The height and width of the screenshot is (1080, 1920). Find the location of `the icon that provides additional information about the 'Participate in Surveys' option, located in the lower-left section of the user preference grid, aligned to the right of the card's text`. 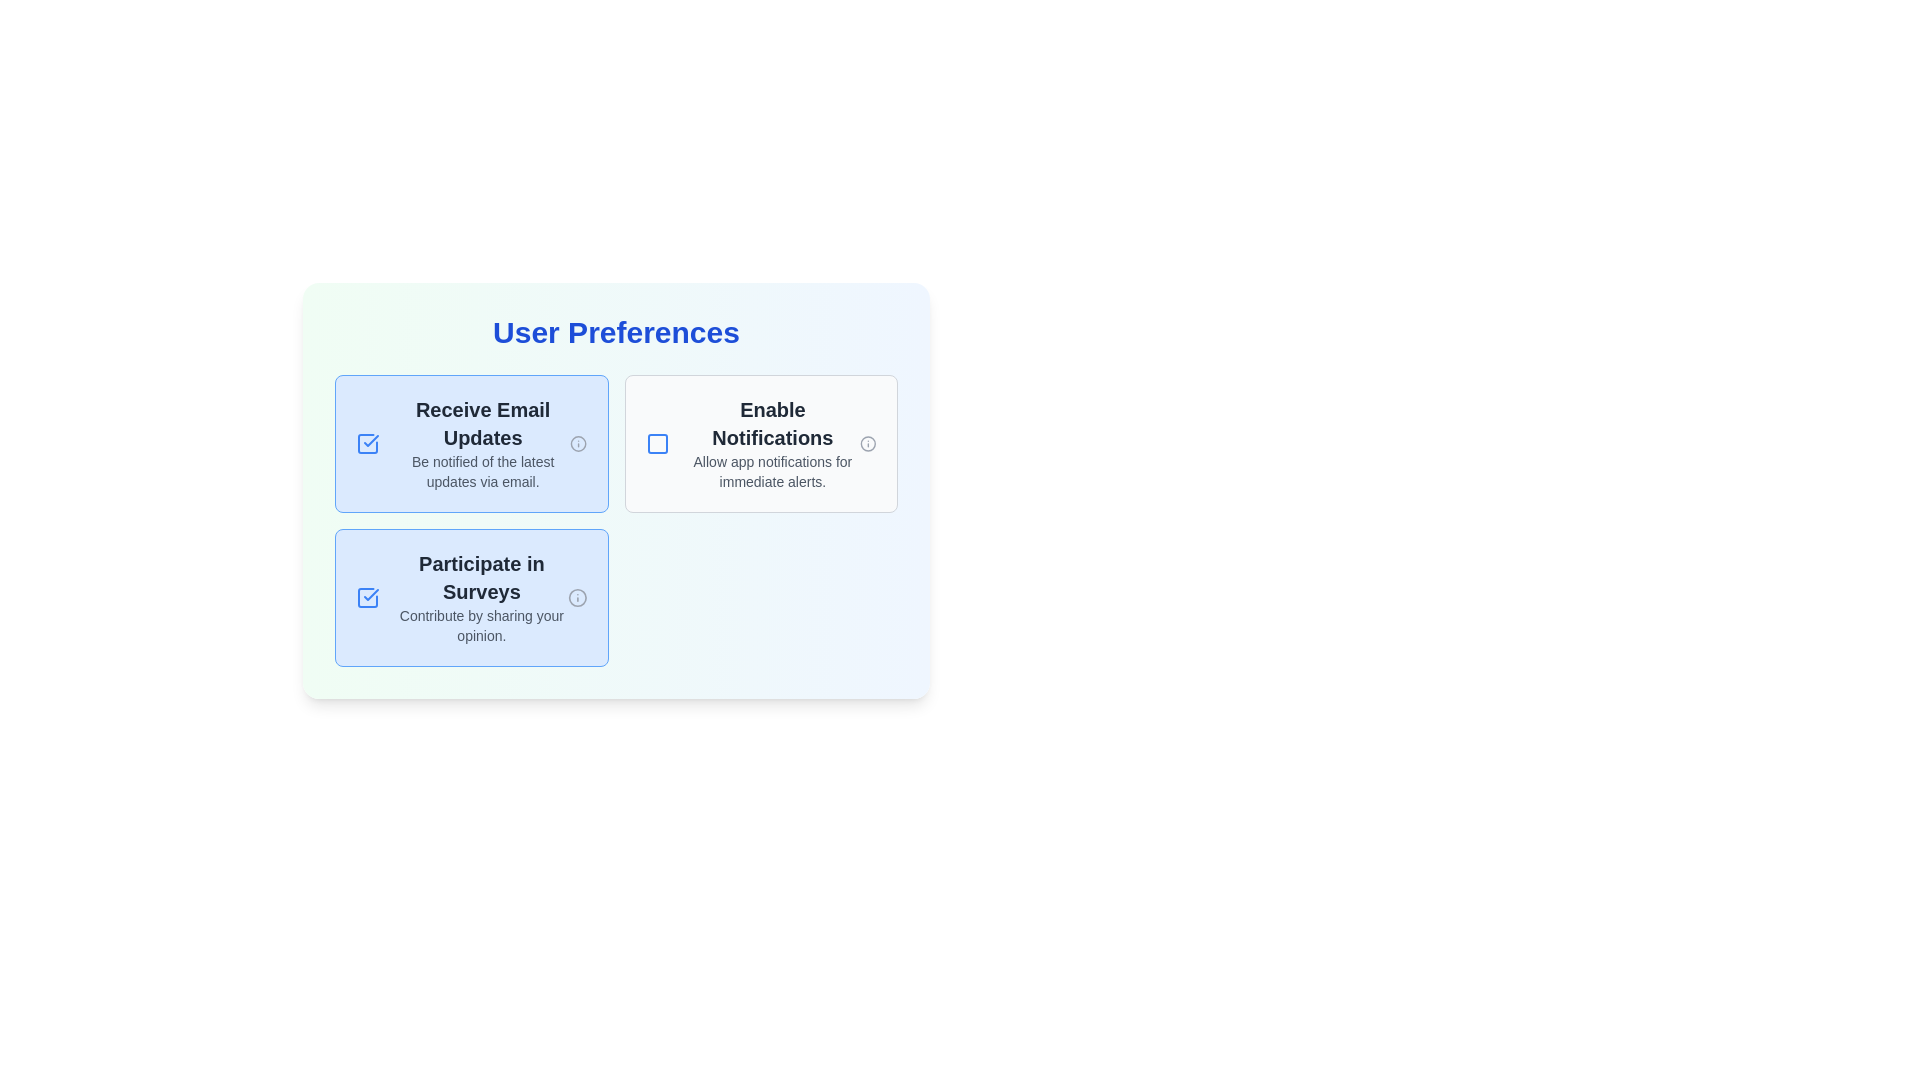

the icon that provides additional information about the 'Participate in Surveys' option, located in the lower-left section of the user preference grid, aligned to the right of the card's text is located at coordinates (576, 596).